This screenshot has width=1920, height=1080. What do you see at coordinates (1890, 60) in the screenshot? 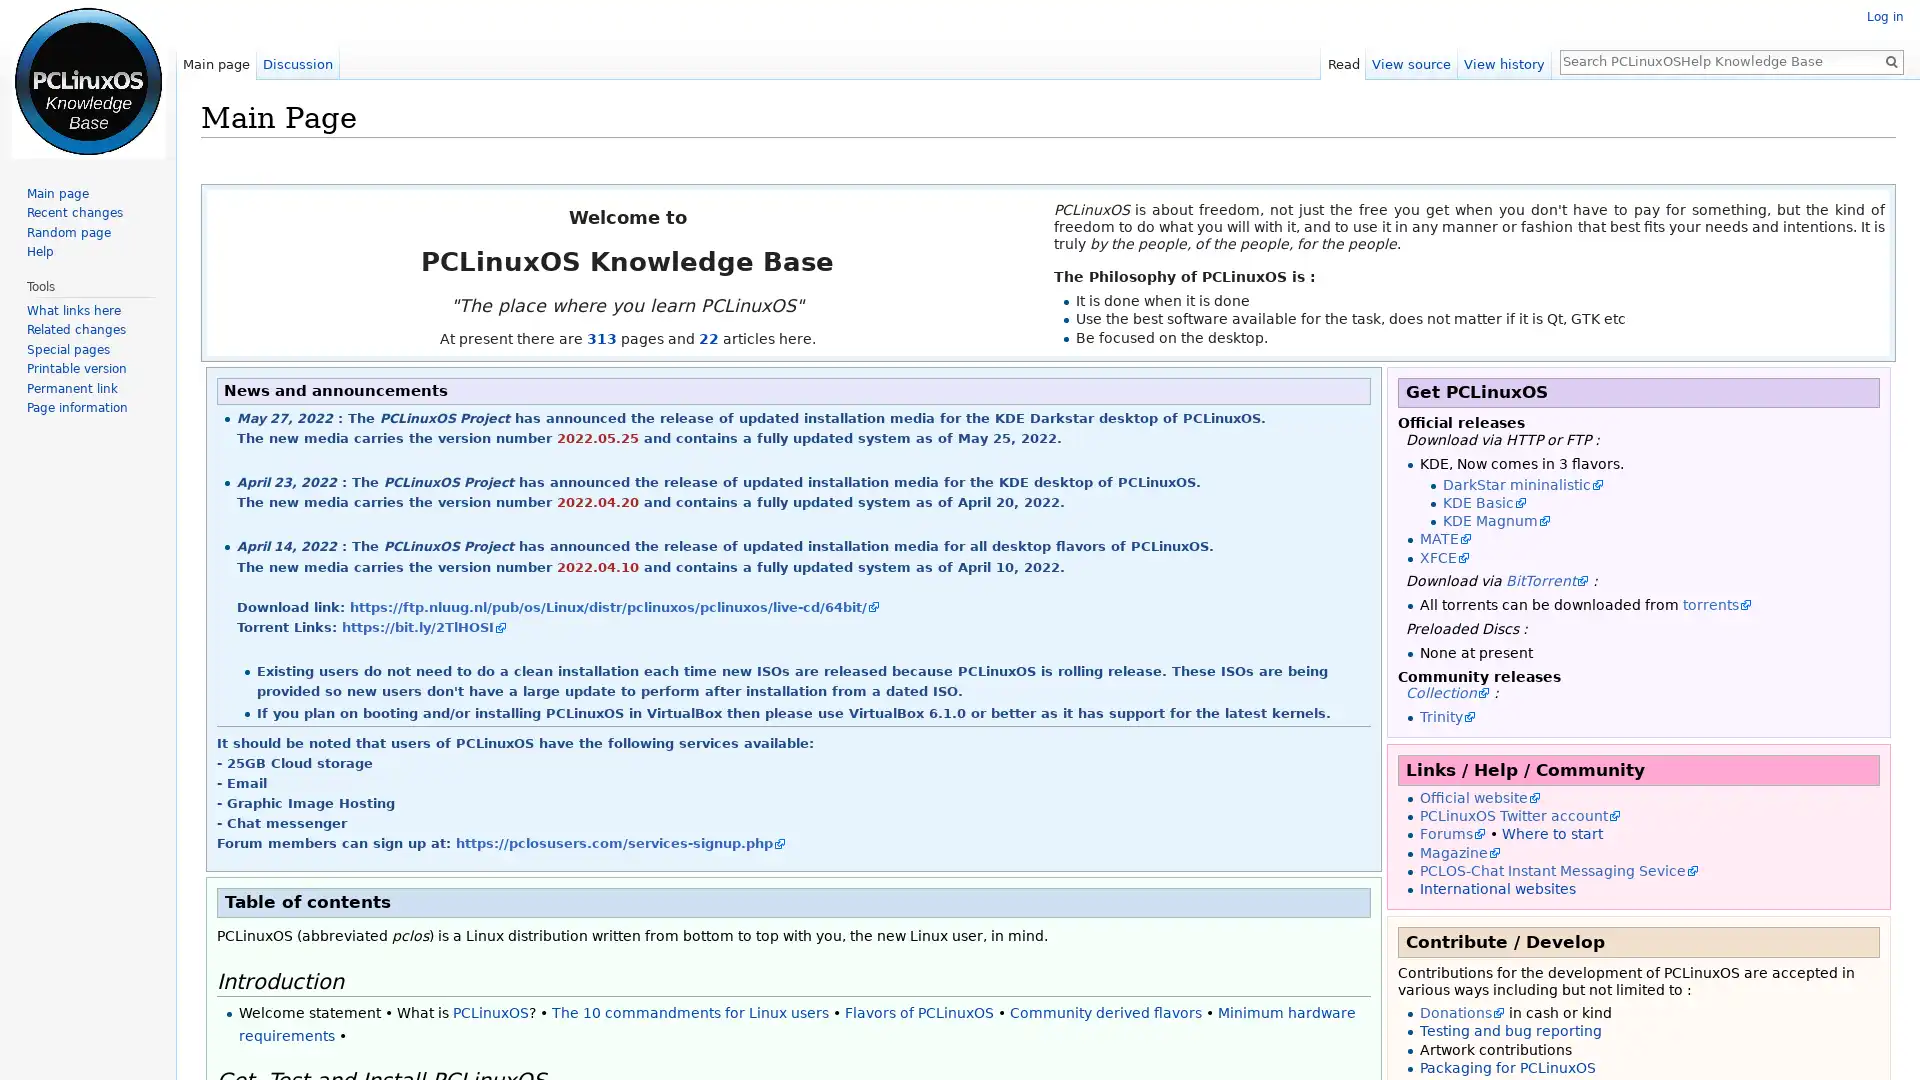
I see `Go` at bounding box center [1890, 60].